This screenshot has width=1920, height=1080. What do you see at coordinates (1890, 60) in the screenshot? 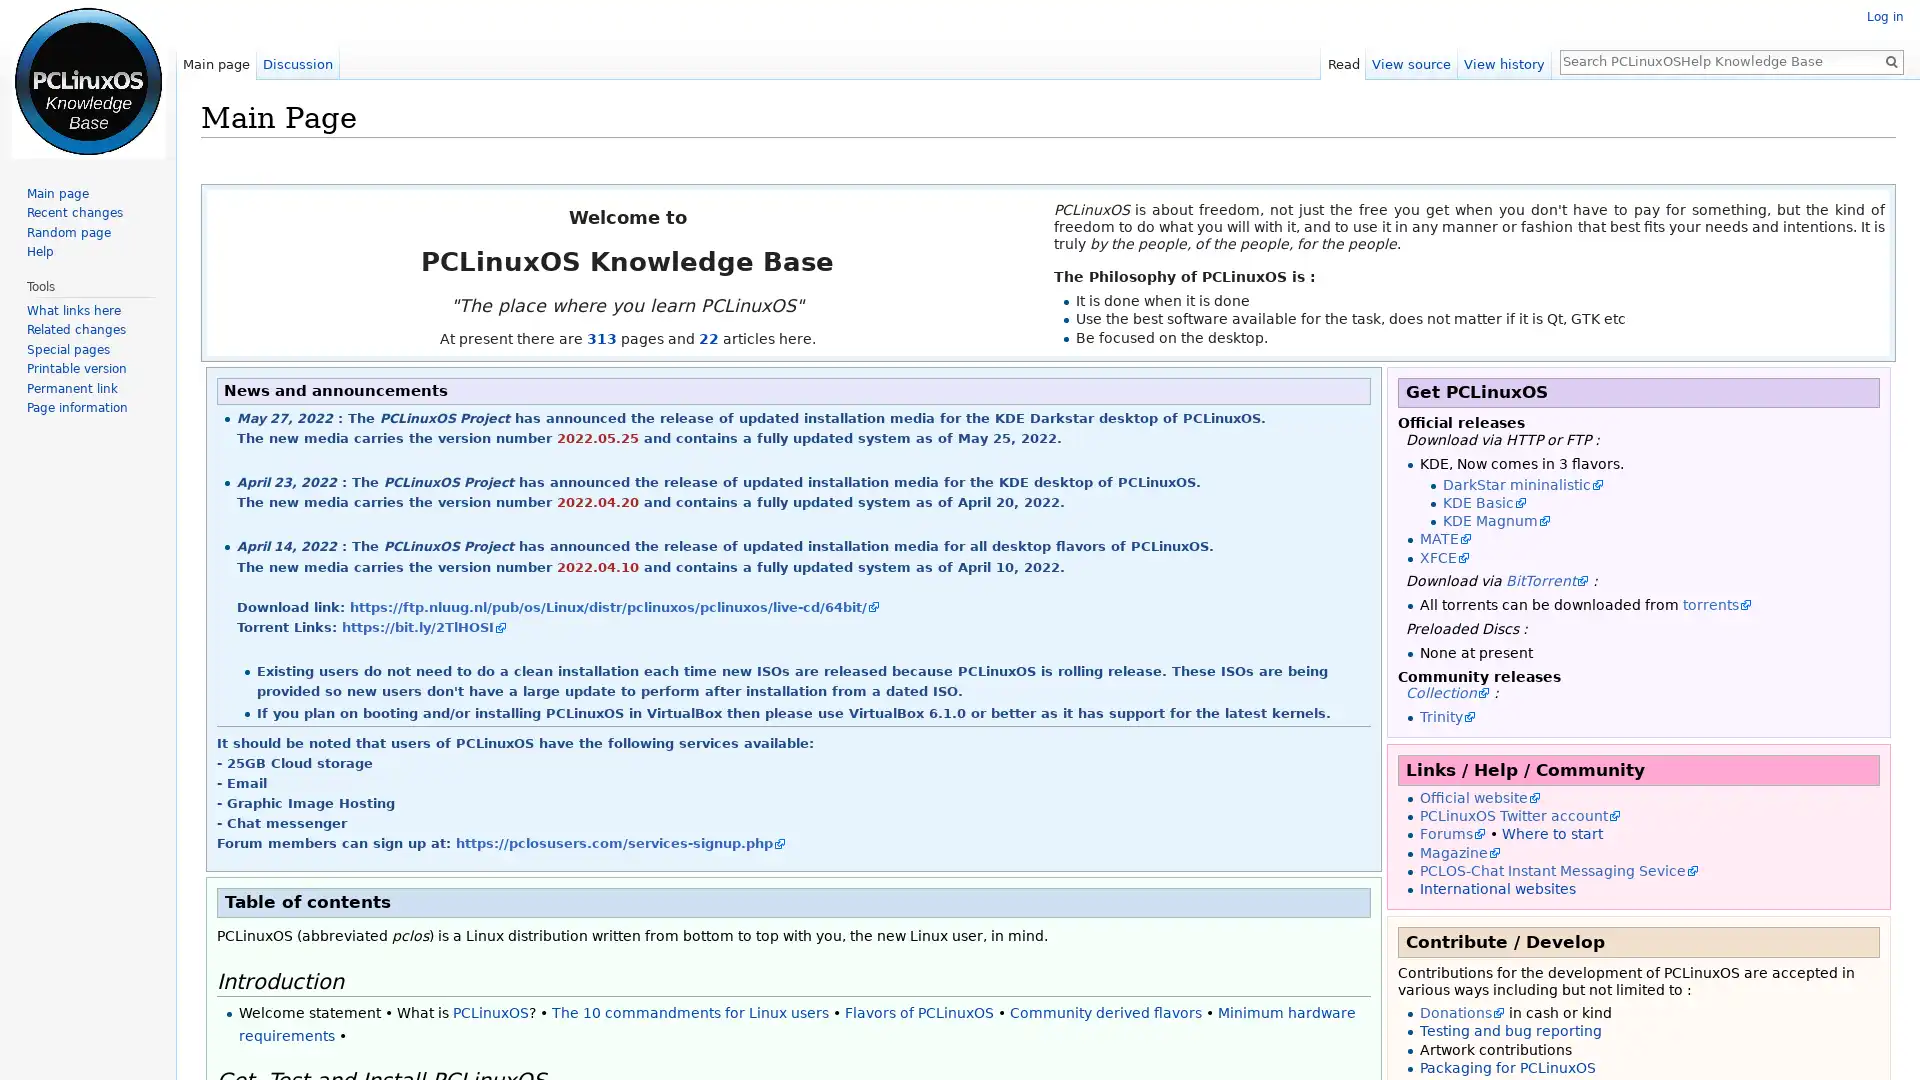
I see `Go` at bounding box center [1890, 60].